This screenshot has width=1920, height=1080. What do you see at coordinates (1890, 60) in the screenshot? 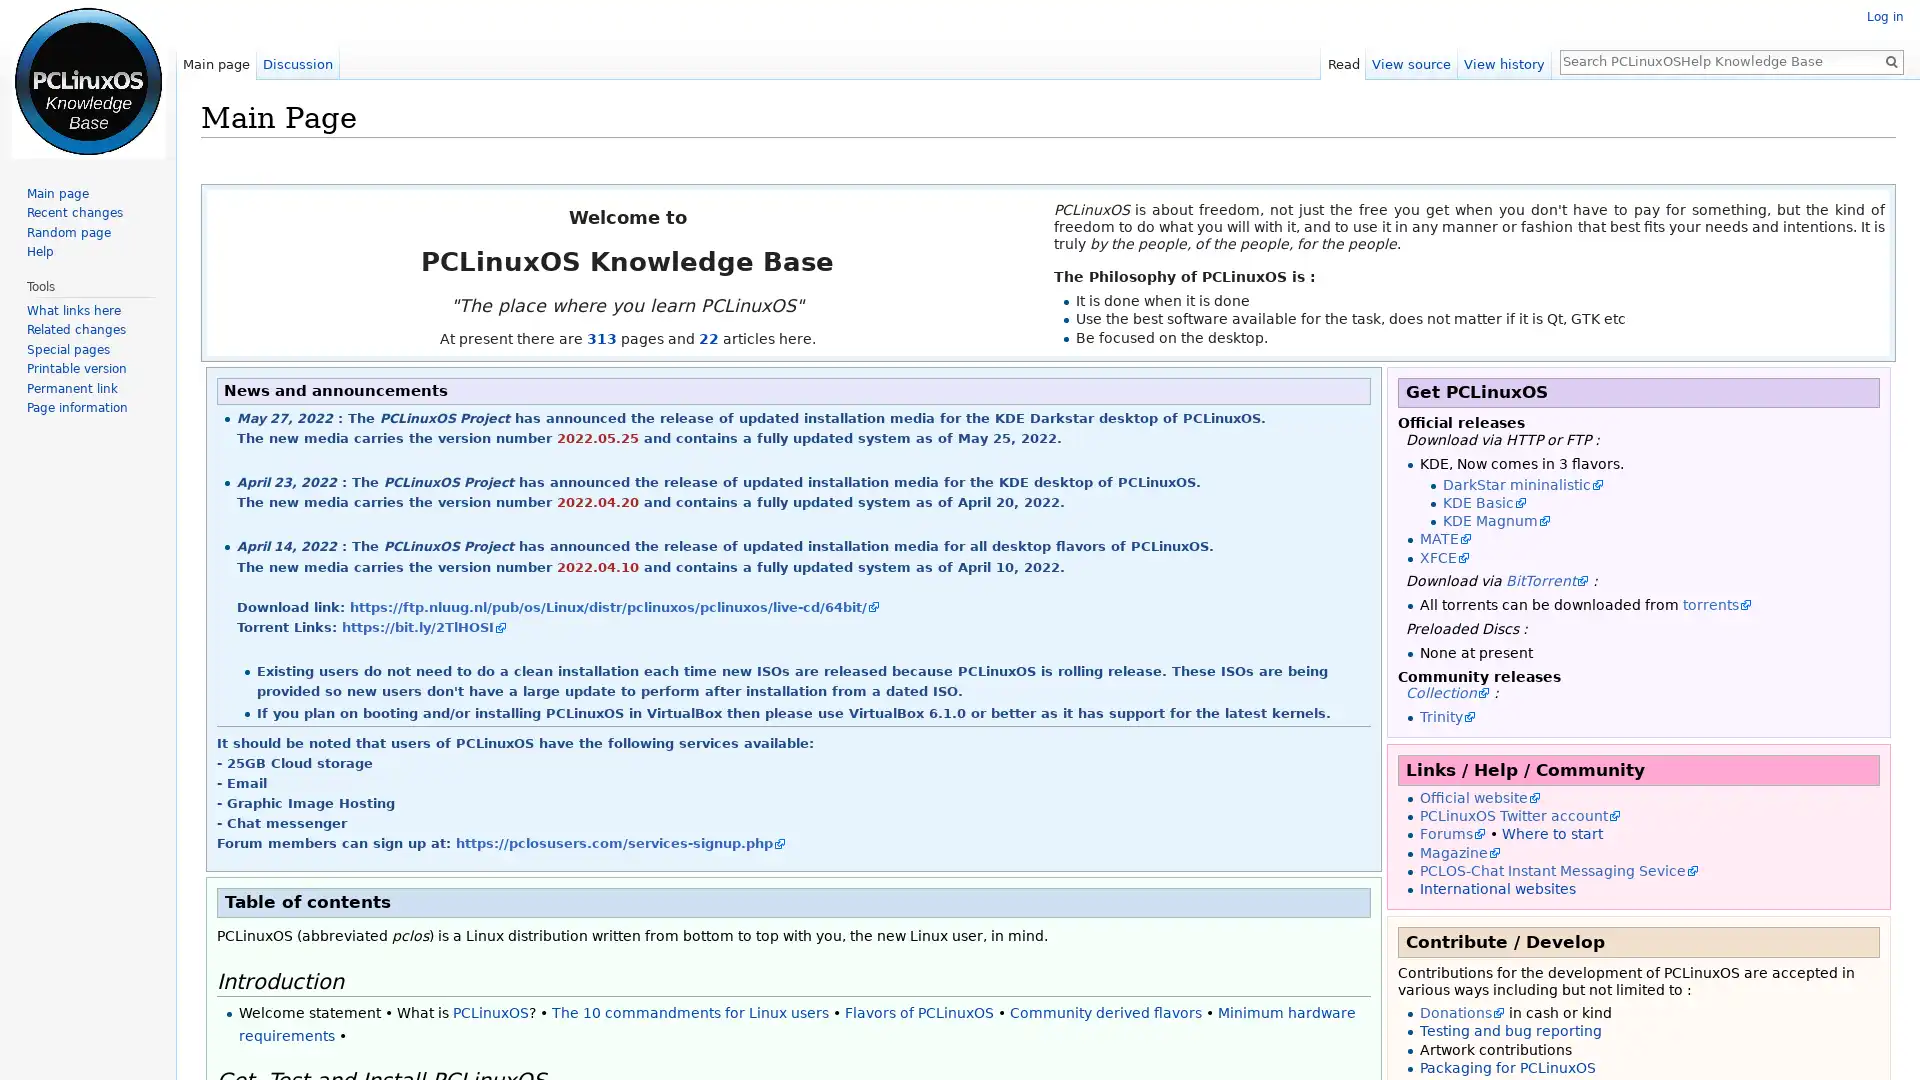
I see `Go` at bounding box center [1890, 60].